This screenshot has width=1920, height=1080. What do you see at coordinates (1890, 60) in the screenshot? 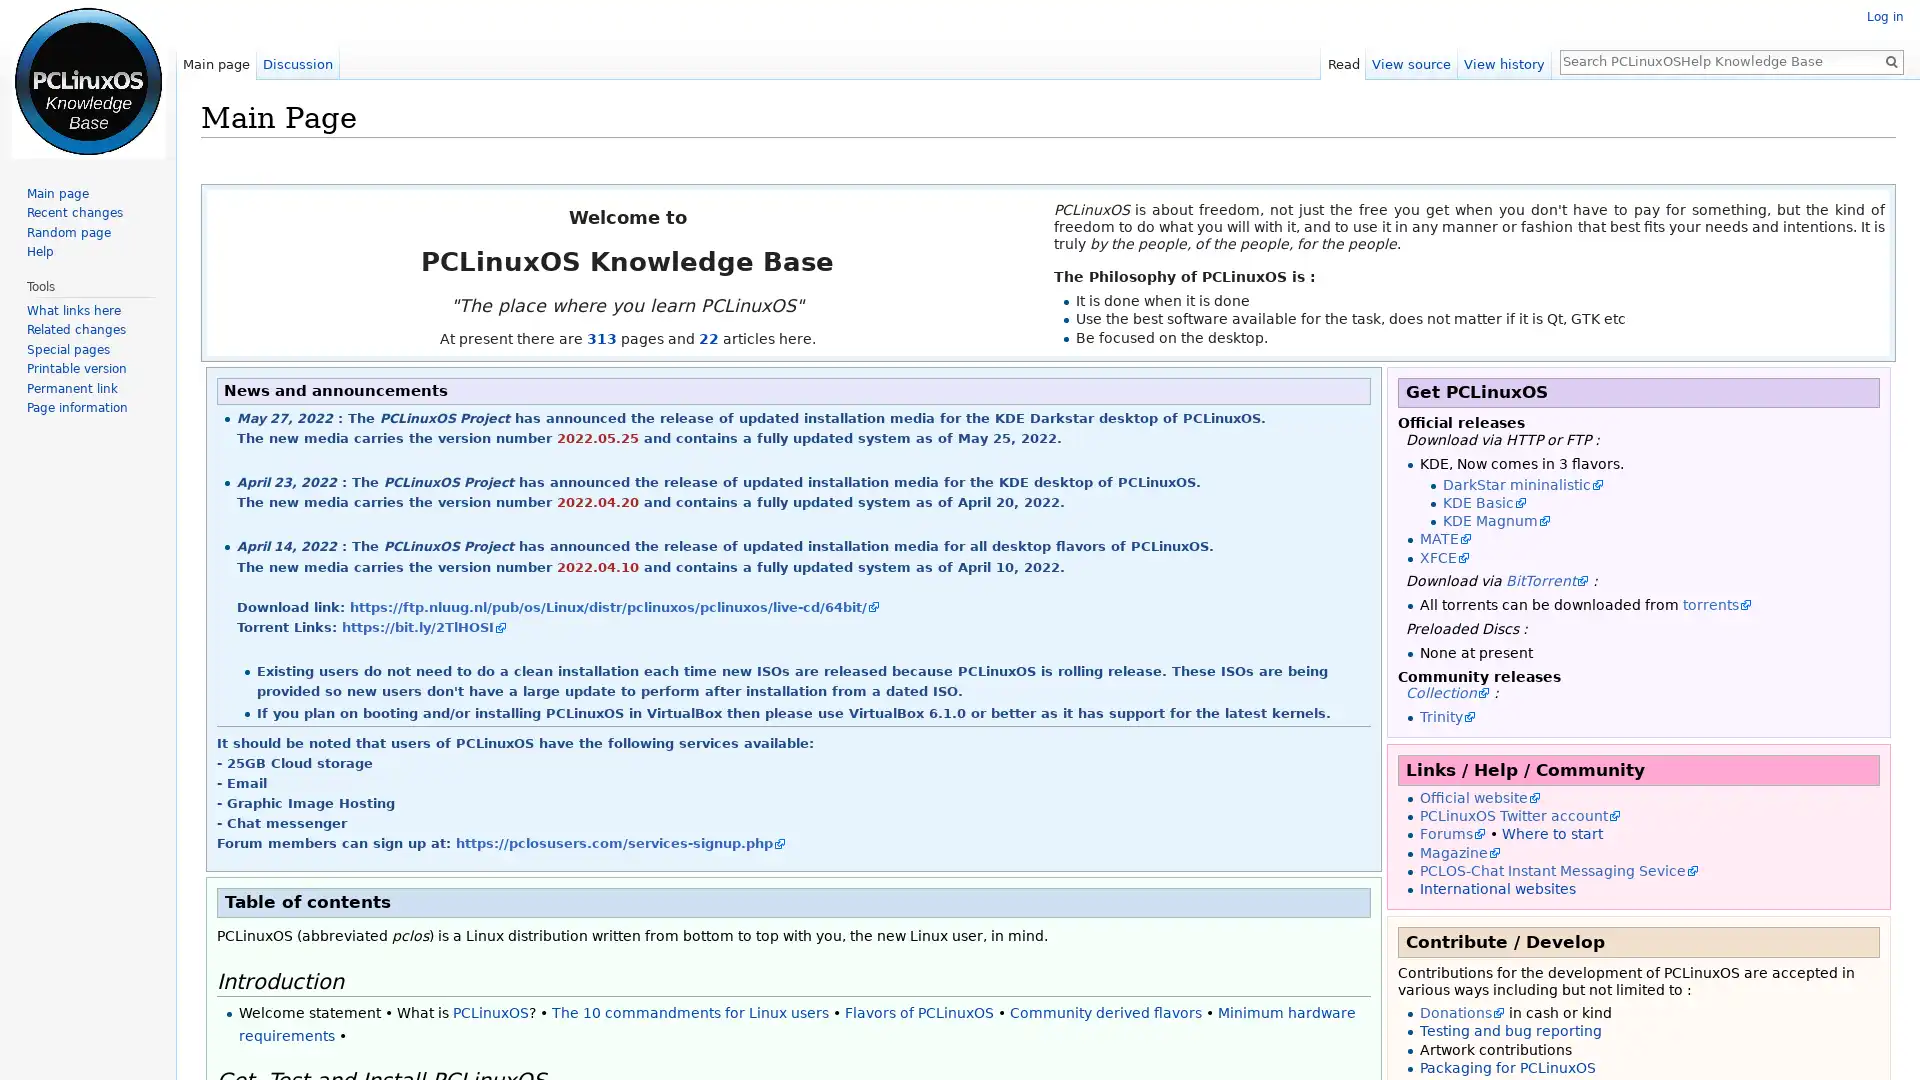
I see `Go` at bounding box center [1890, 60].